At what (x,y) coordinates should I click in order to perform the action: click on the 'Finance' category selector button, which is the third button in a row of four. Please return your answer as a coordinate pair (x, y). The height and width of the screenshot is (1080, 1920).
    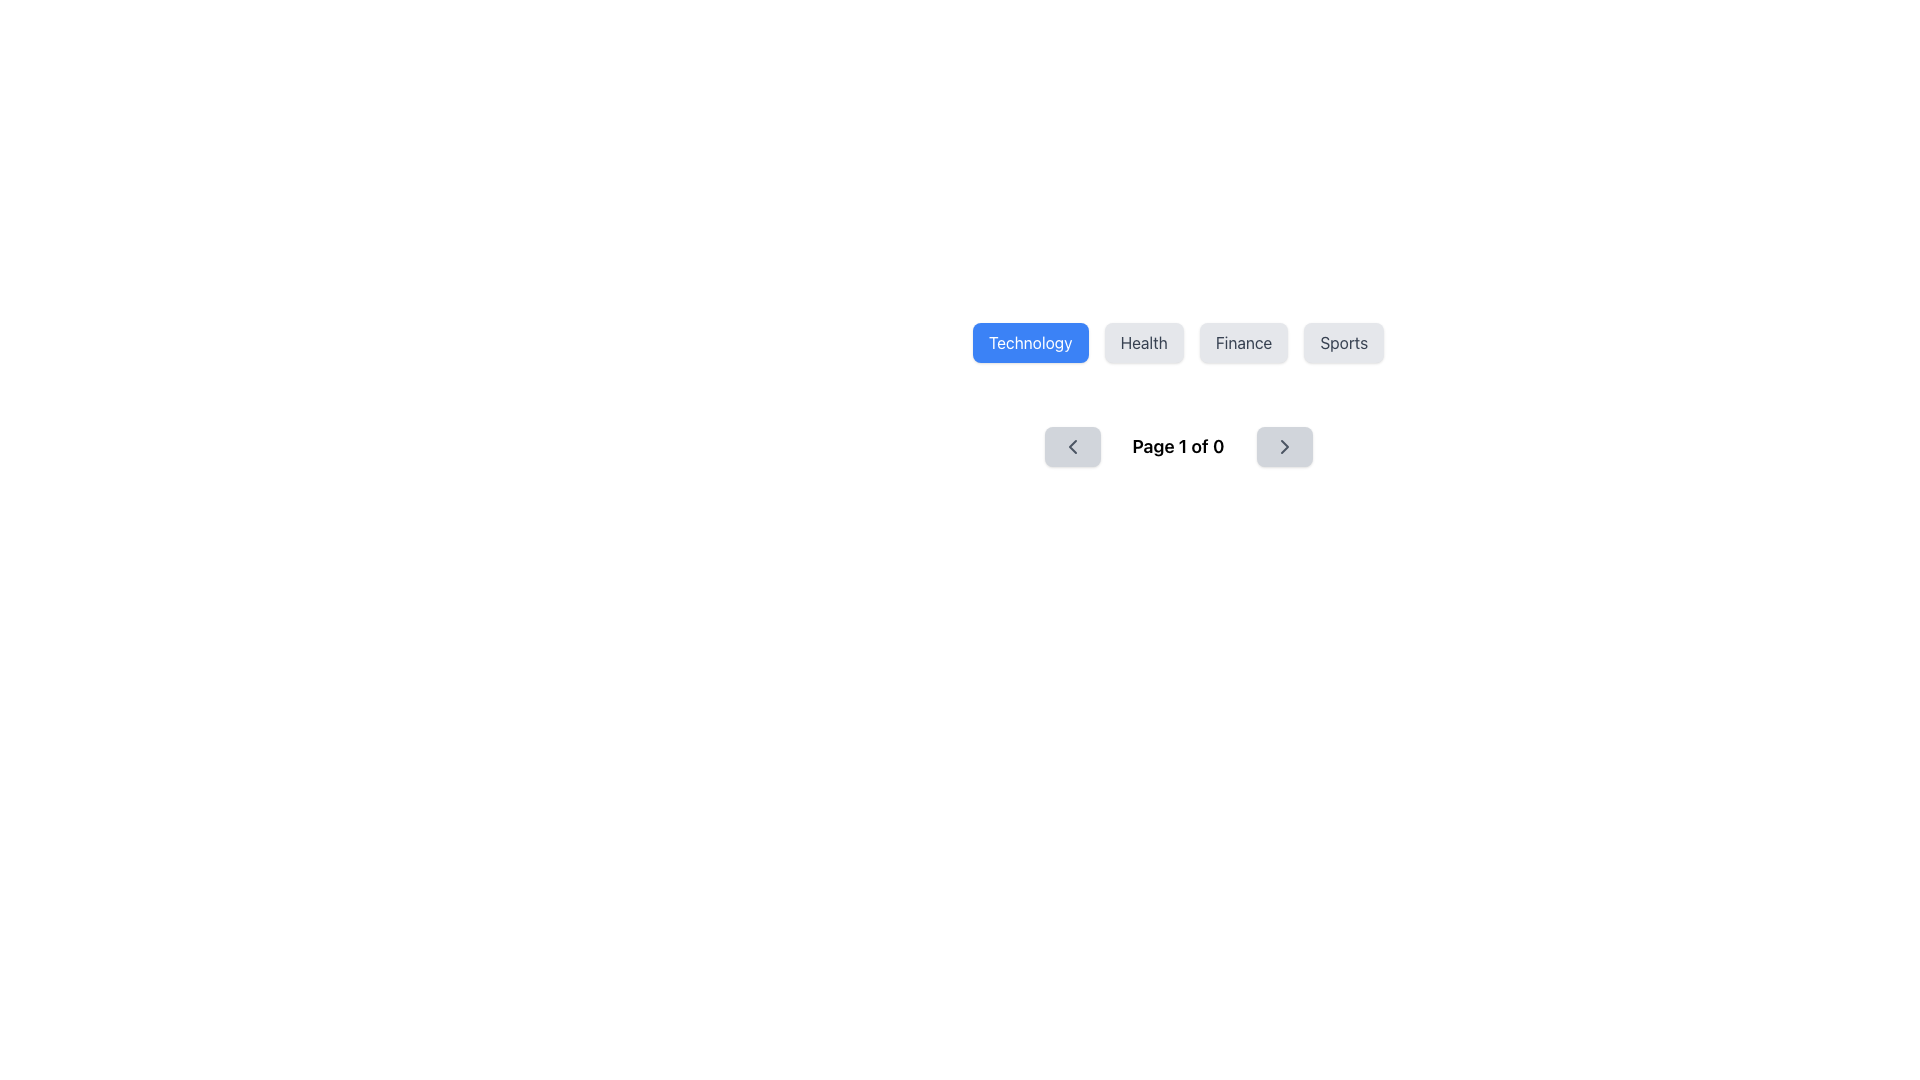
    Looking at the image, I should click on (1242, 342).